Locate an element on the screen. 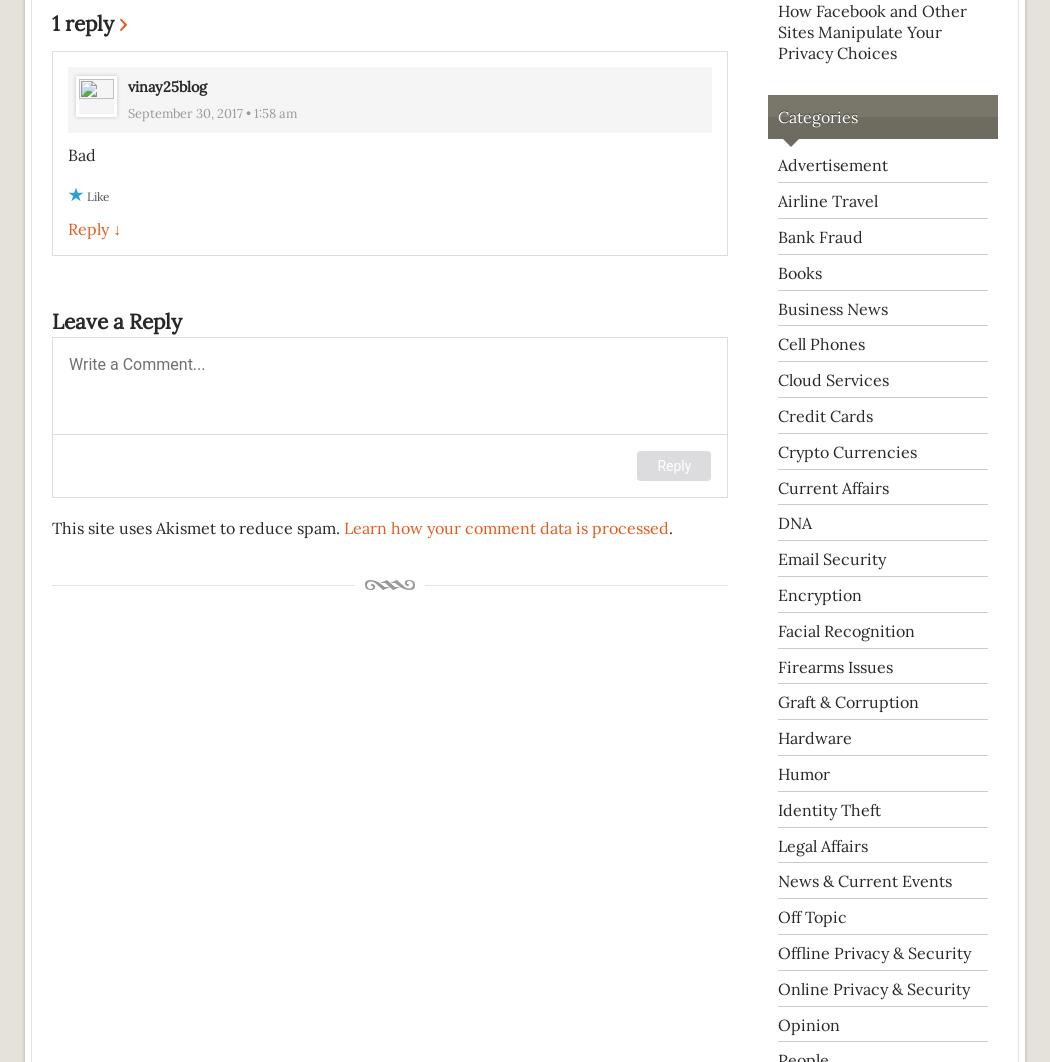 The image size is (1050, 1062). 'vinay25blog' is located at coordinates (167, 86).